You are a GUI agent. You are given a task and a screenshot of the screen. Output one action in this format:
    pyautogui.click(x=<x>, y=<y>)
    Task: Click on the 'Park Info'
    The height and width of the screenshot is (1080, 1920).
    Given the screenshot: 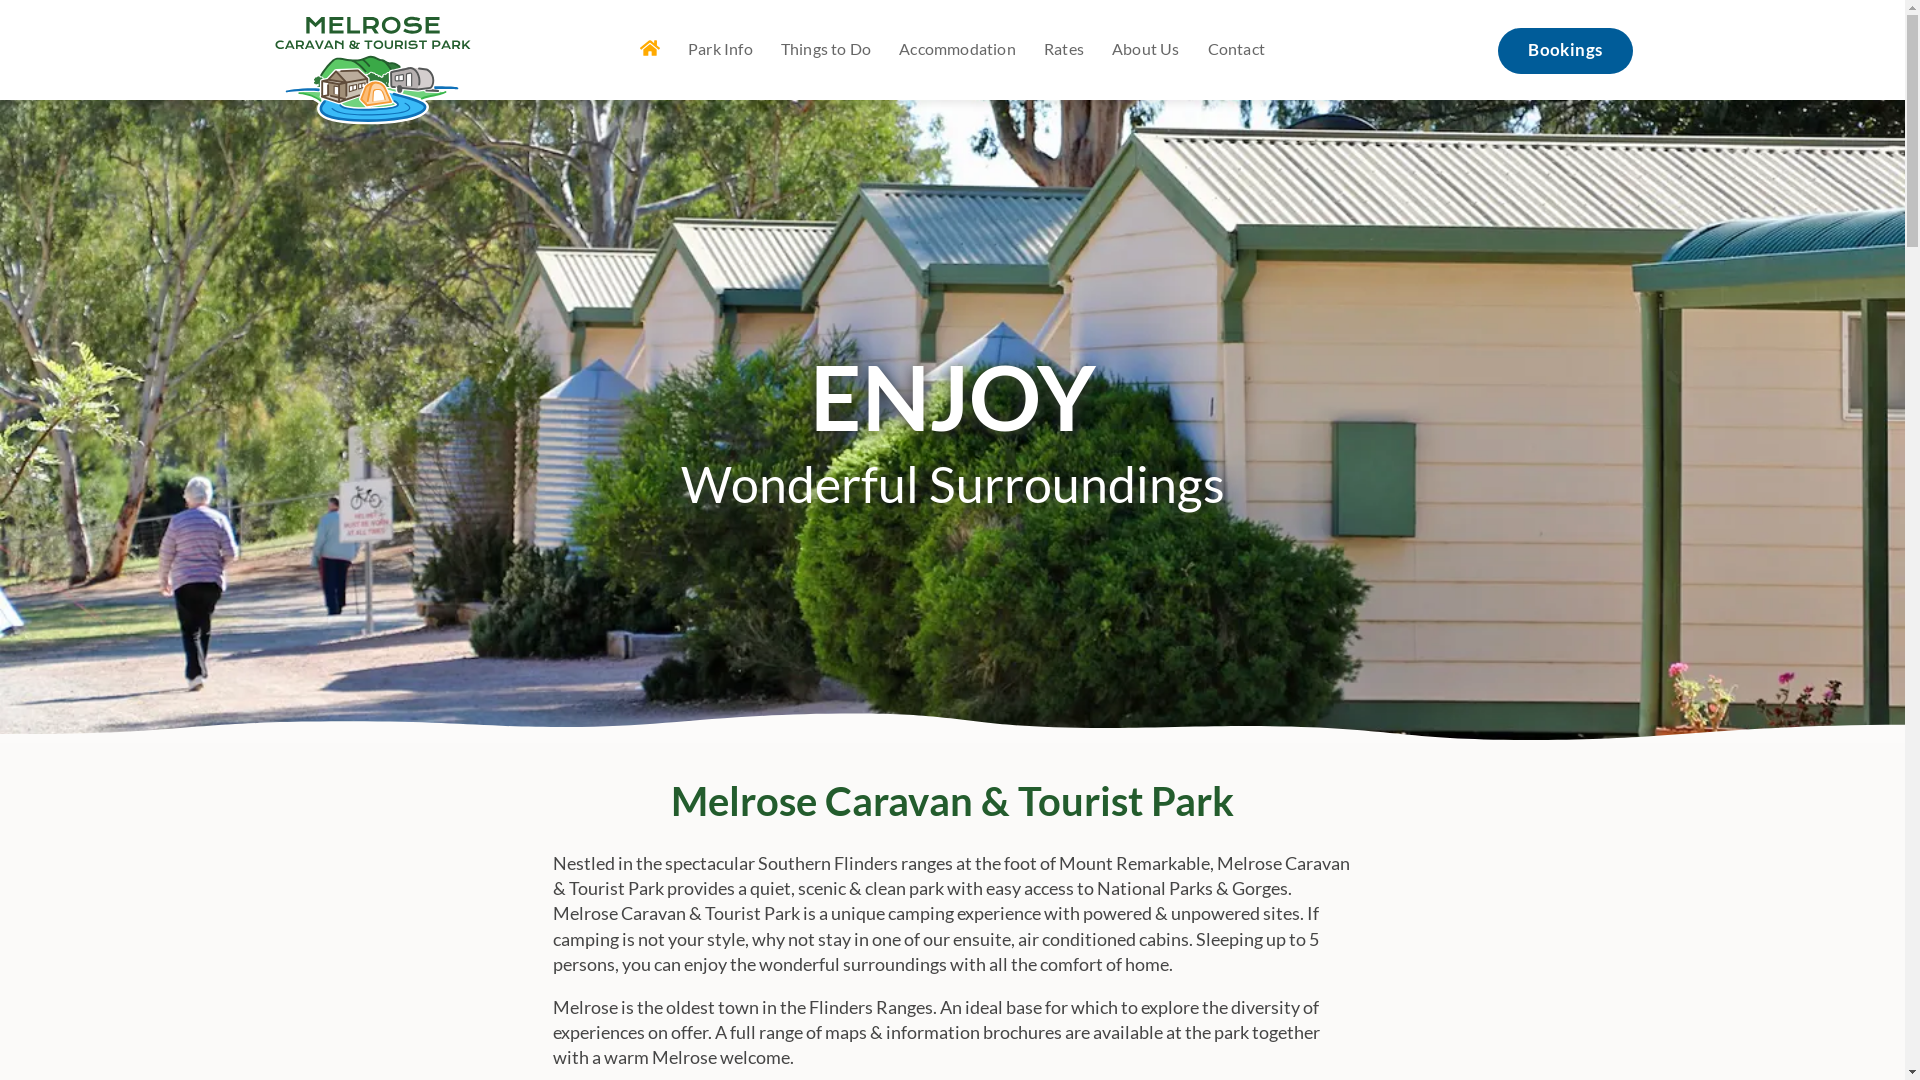 What is the action you would take?
    pyautogui.click(x=720, y=47)
    